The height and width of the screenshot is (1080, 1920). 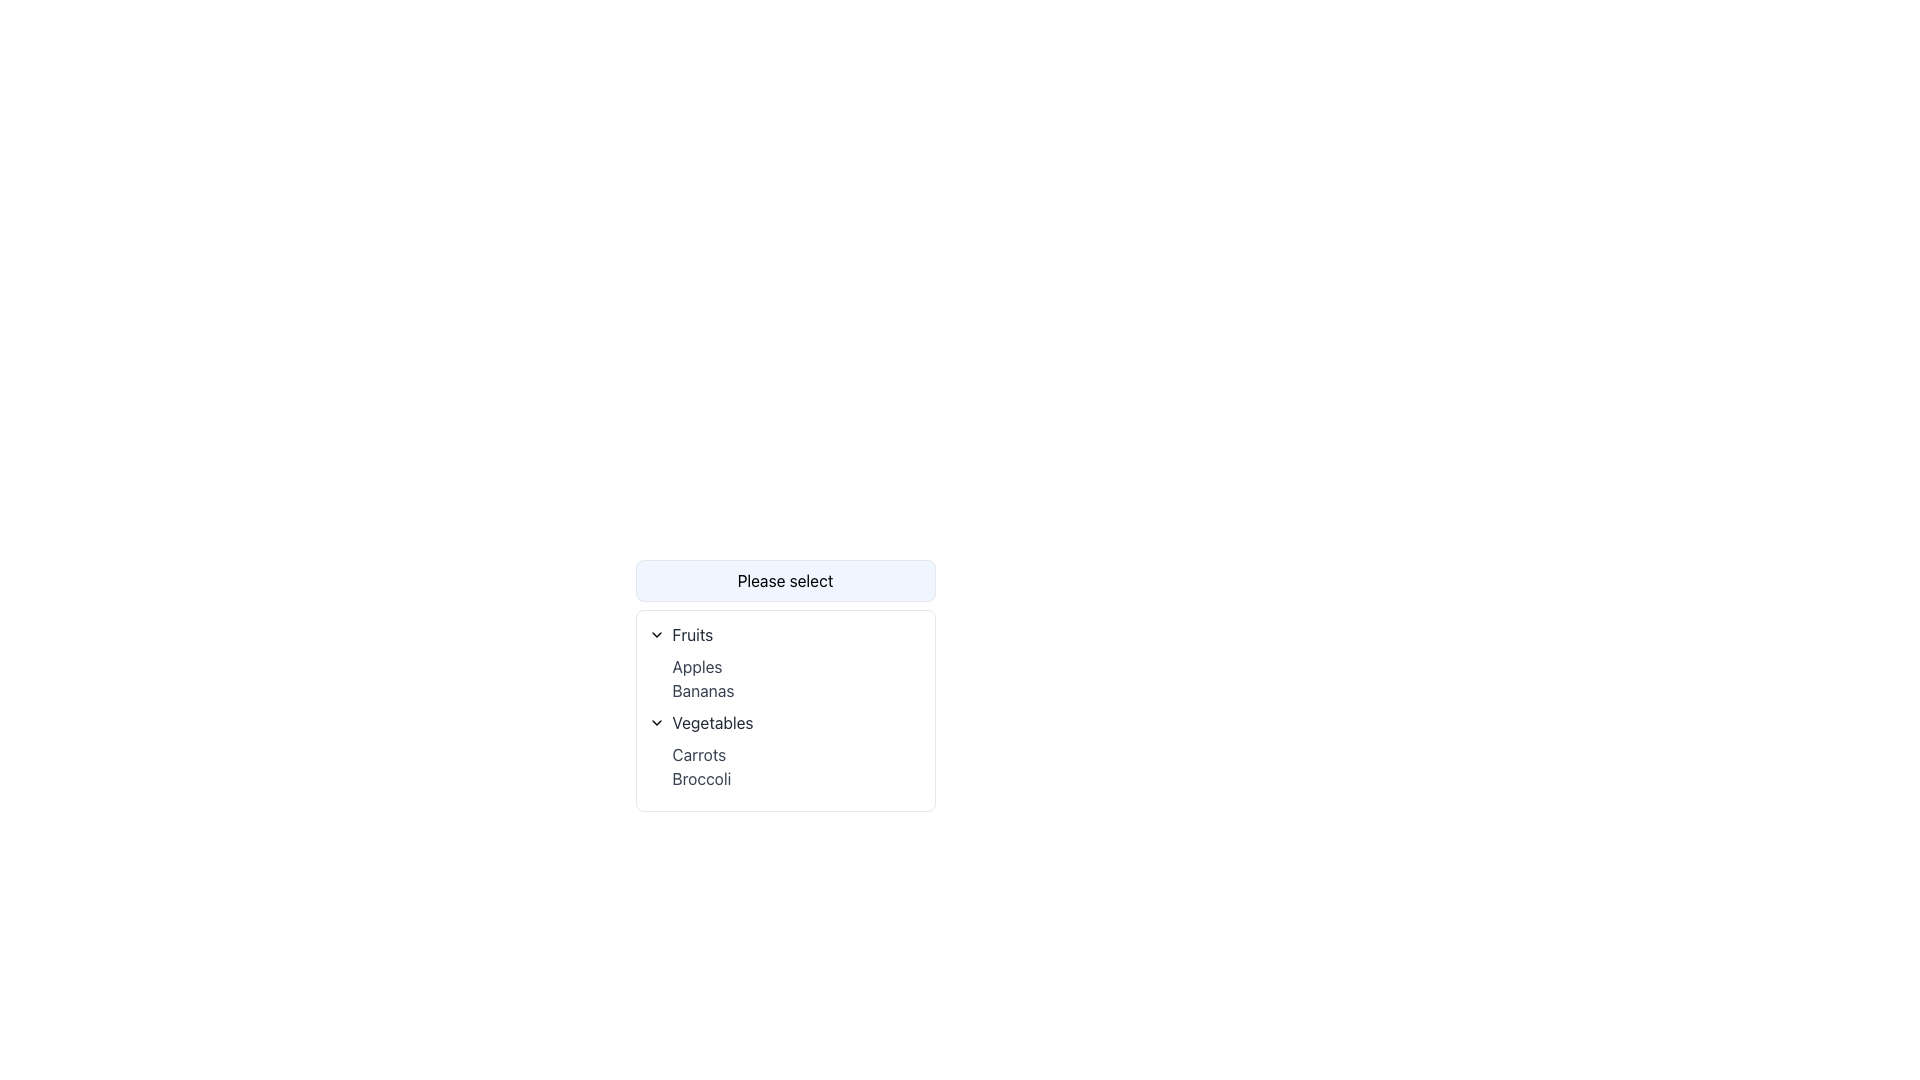 I want to click on the downward-pointing chevron icon next to the 'Vegetables' text in the dropdown menu, so click(x=656, y=722).